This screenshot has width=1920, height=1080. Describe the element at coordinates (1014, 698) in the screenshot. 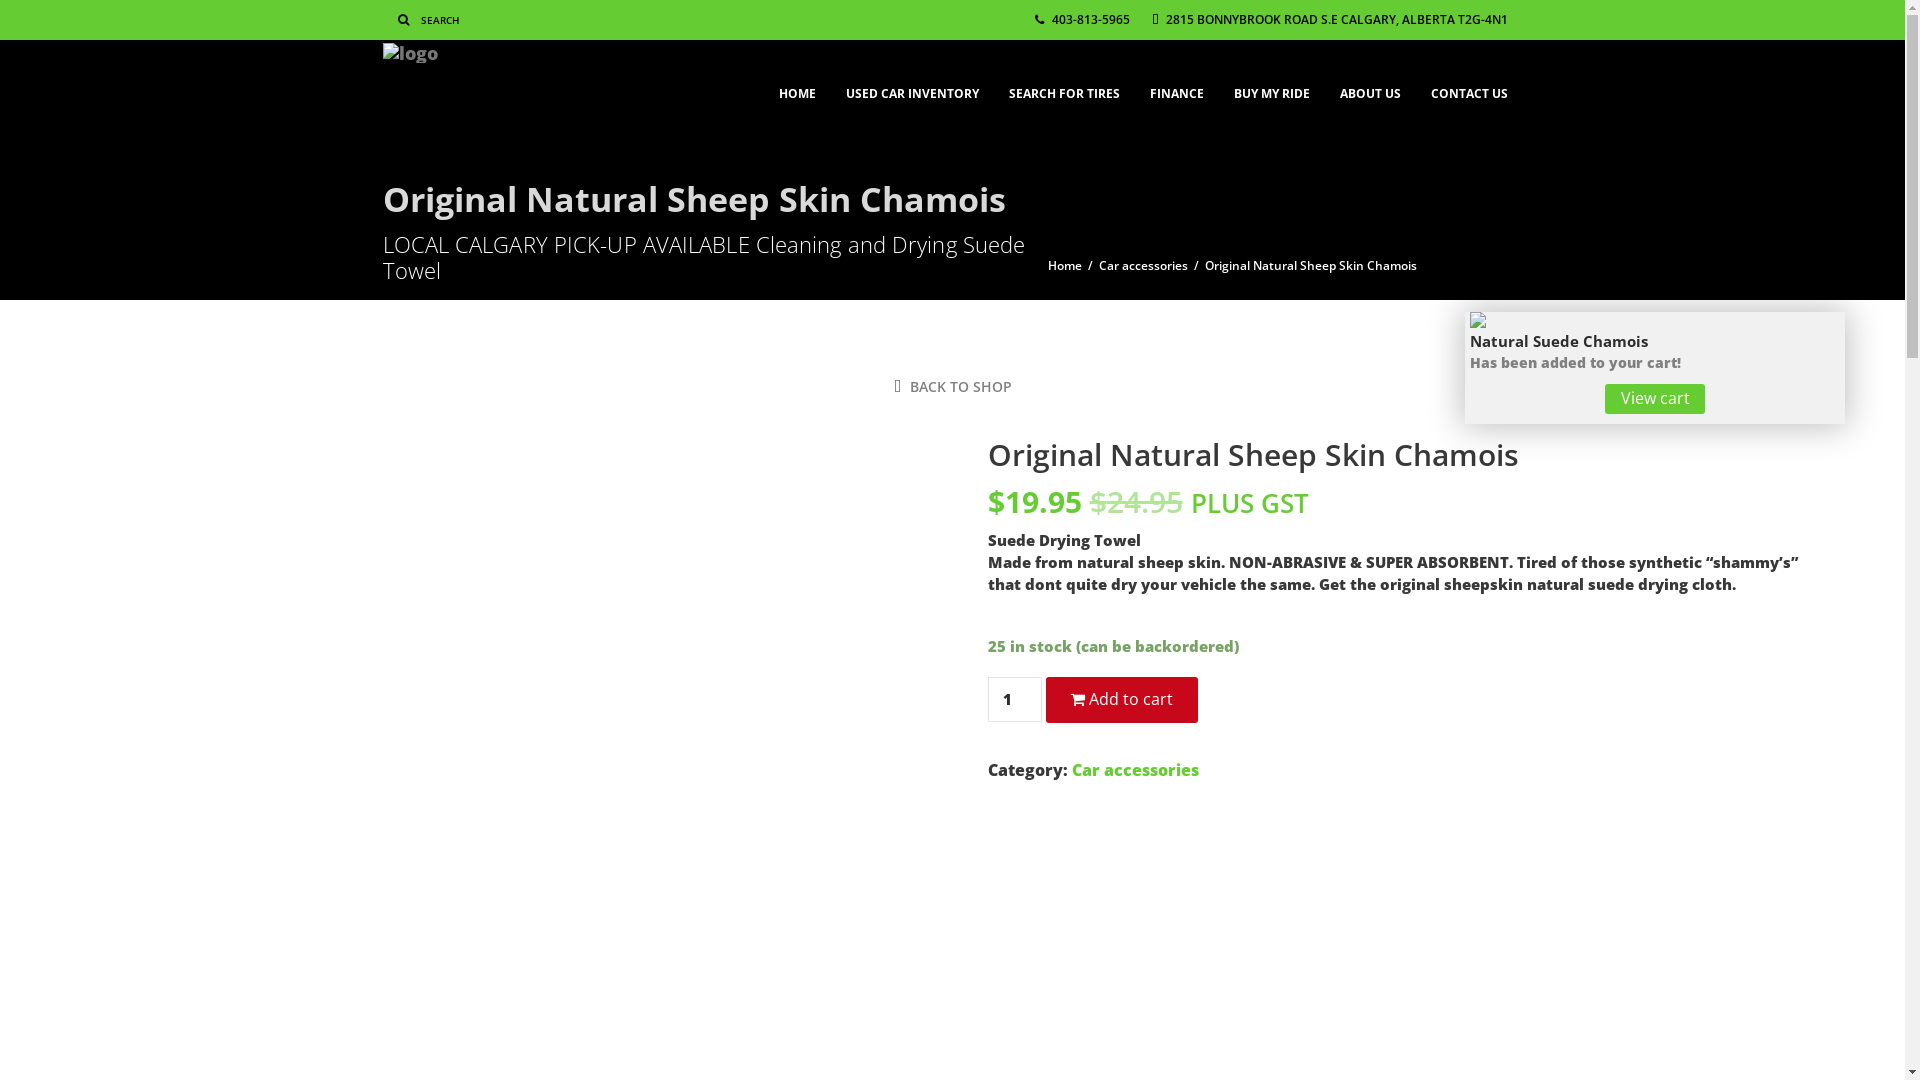

I see `'Qty'` at that location.